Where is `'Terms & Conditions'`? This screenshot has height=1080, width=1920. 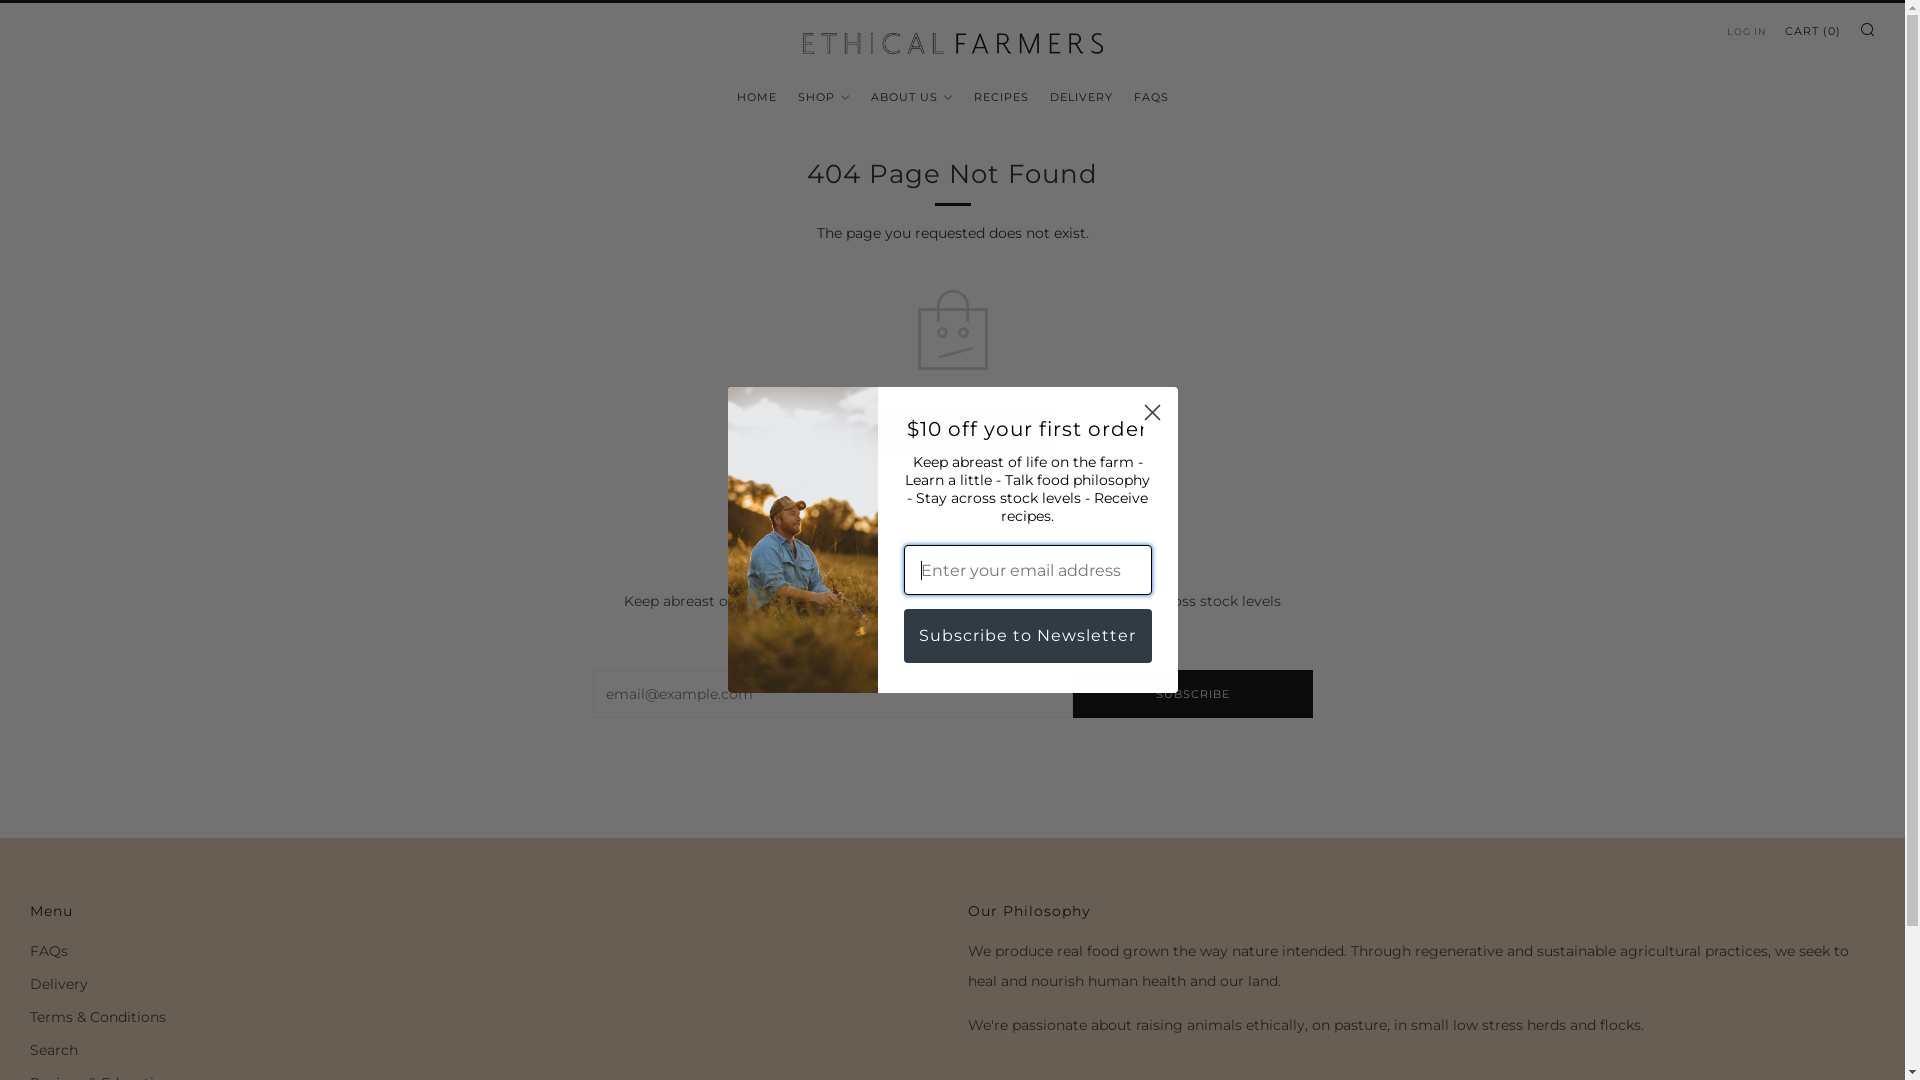 'Terms & Conditions' is located at coordinates (96, 1017).